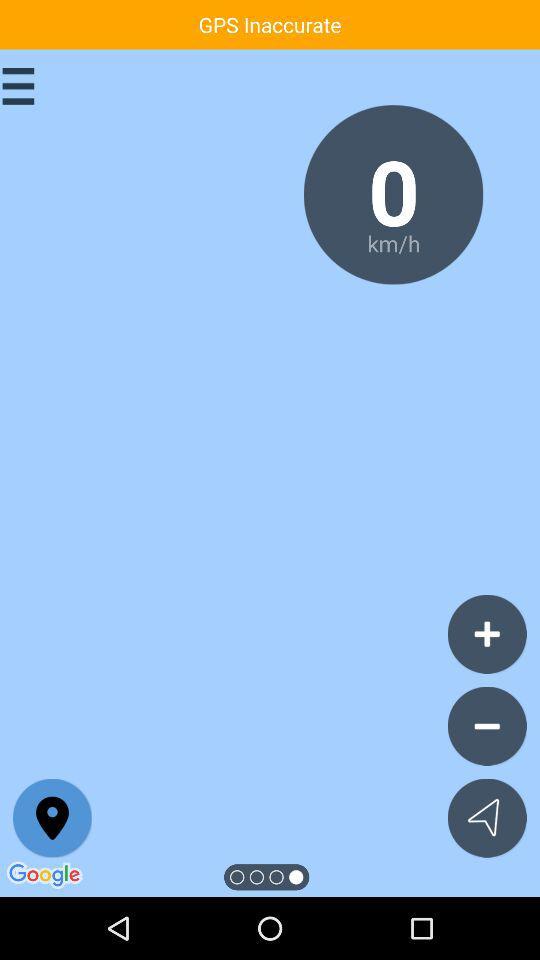 This screenshot has height=960, width=540. What do you see at coordinates (52, 818) in the screenshot?
I see `the location icon` at bounding box center [52, 818].